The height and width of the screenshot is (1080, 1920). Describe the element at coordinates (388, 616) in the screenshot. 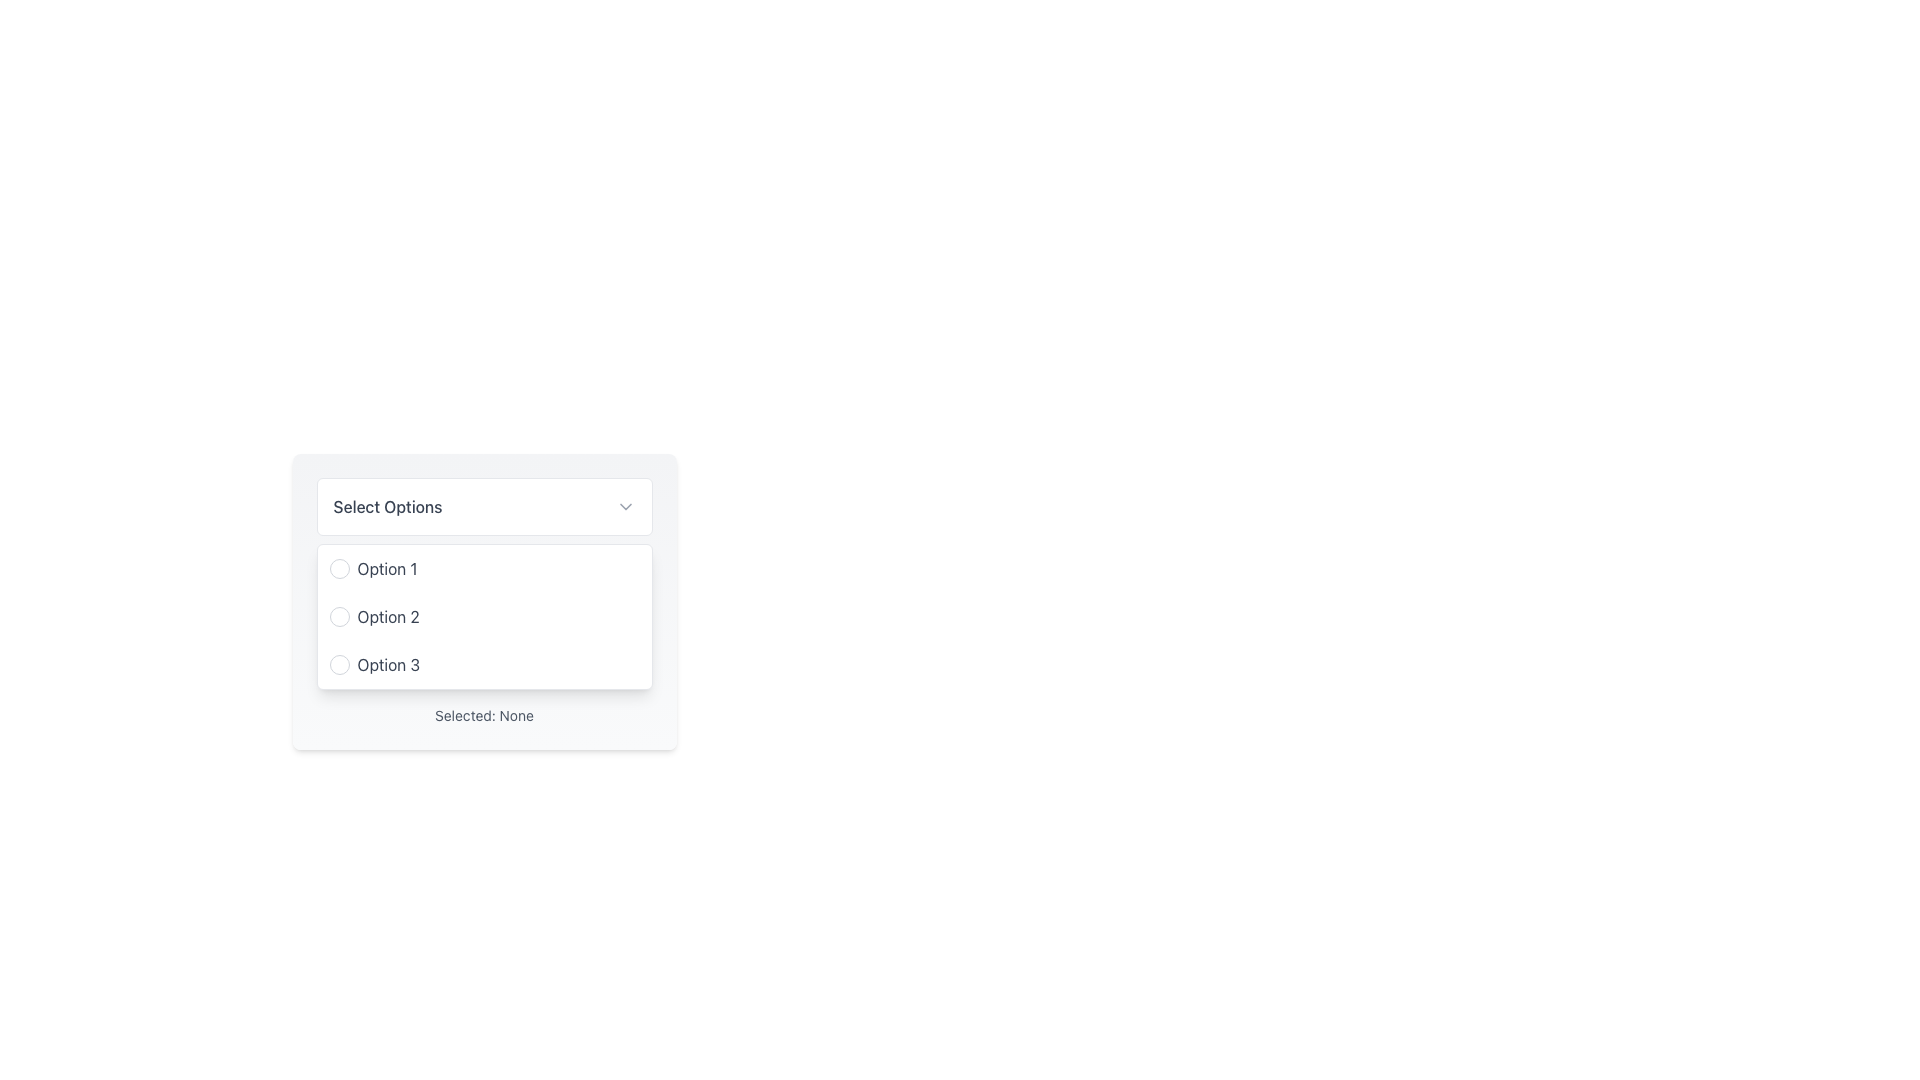

I see `the label element displaying 'Option 2', which is styled in medium gray and positioned adjacent to a circular radio button as the second item in a vertical list of options` at that location.